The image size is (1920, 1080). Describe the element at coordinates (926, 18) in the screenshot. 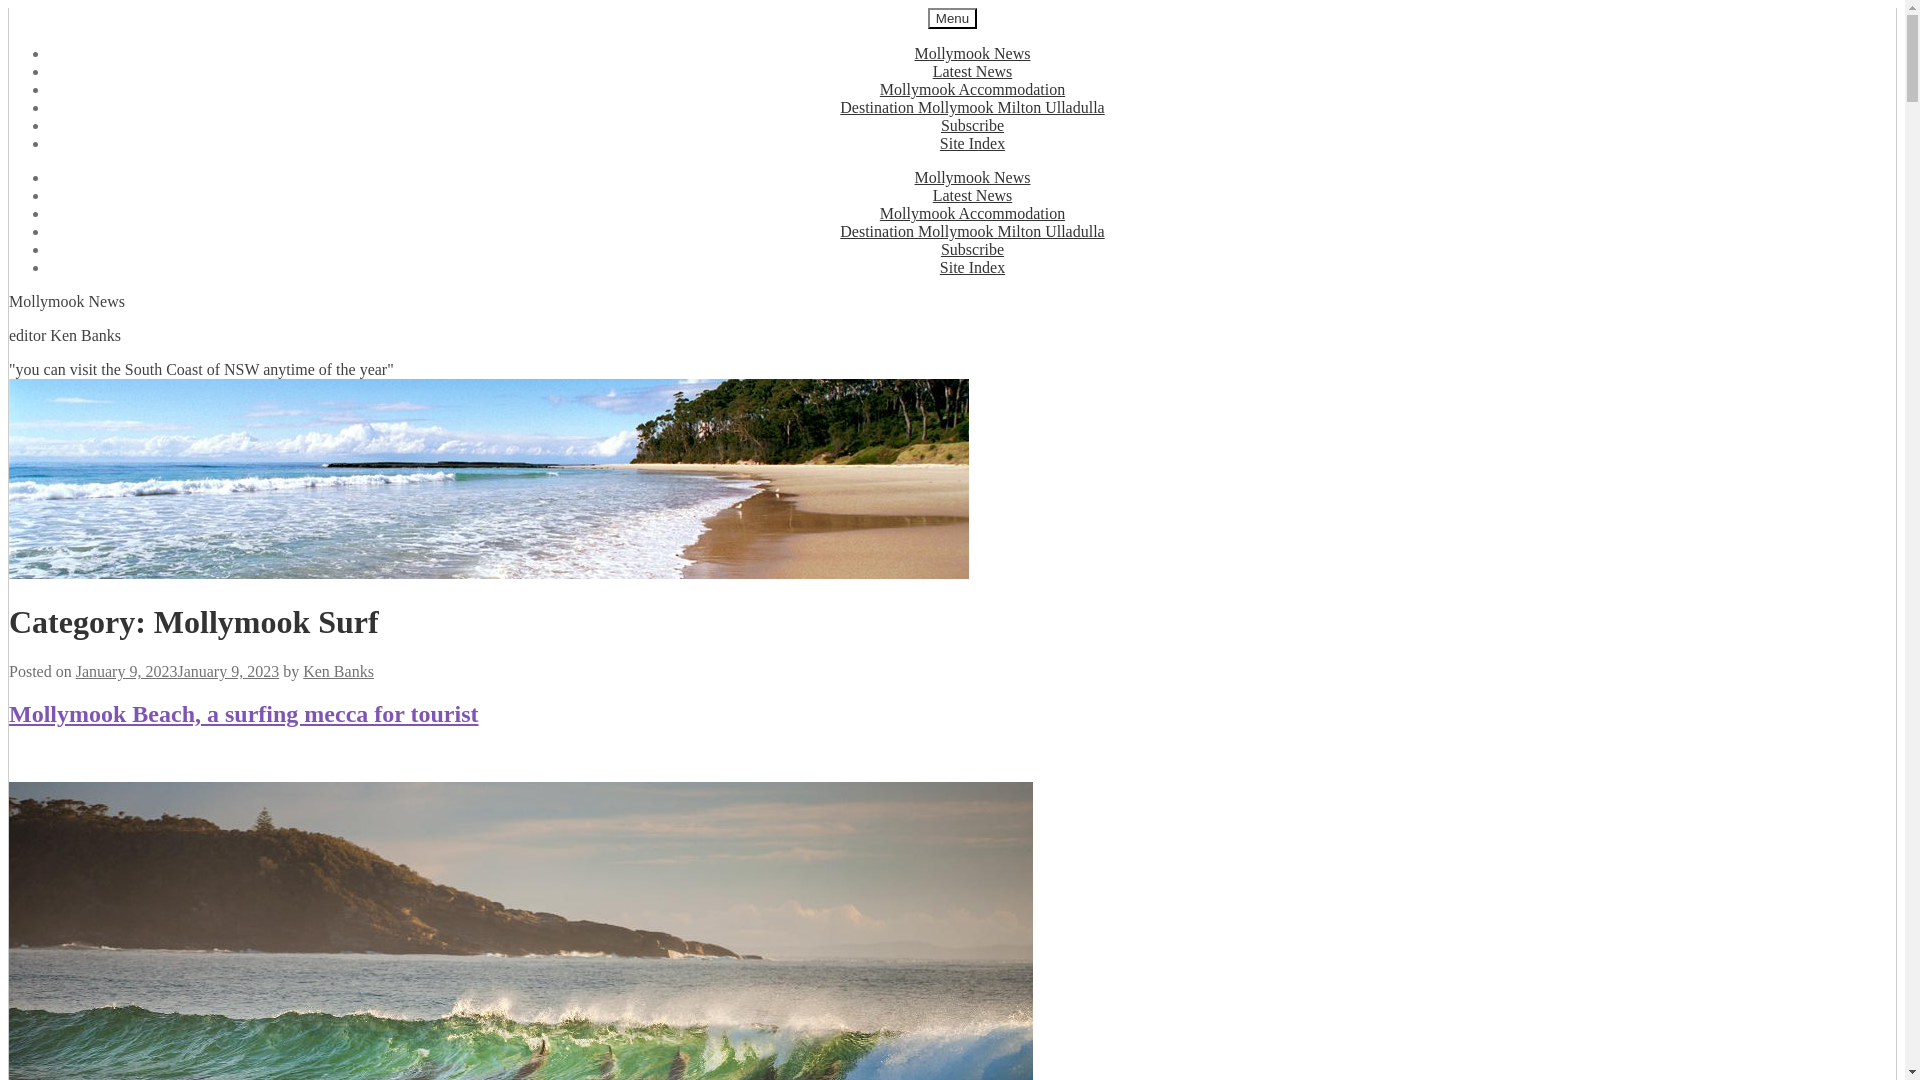

I see `'Menu'` at that location.